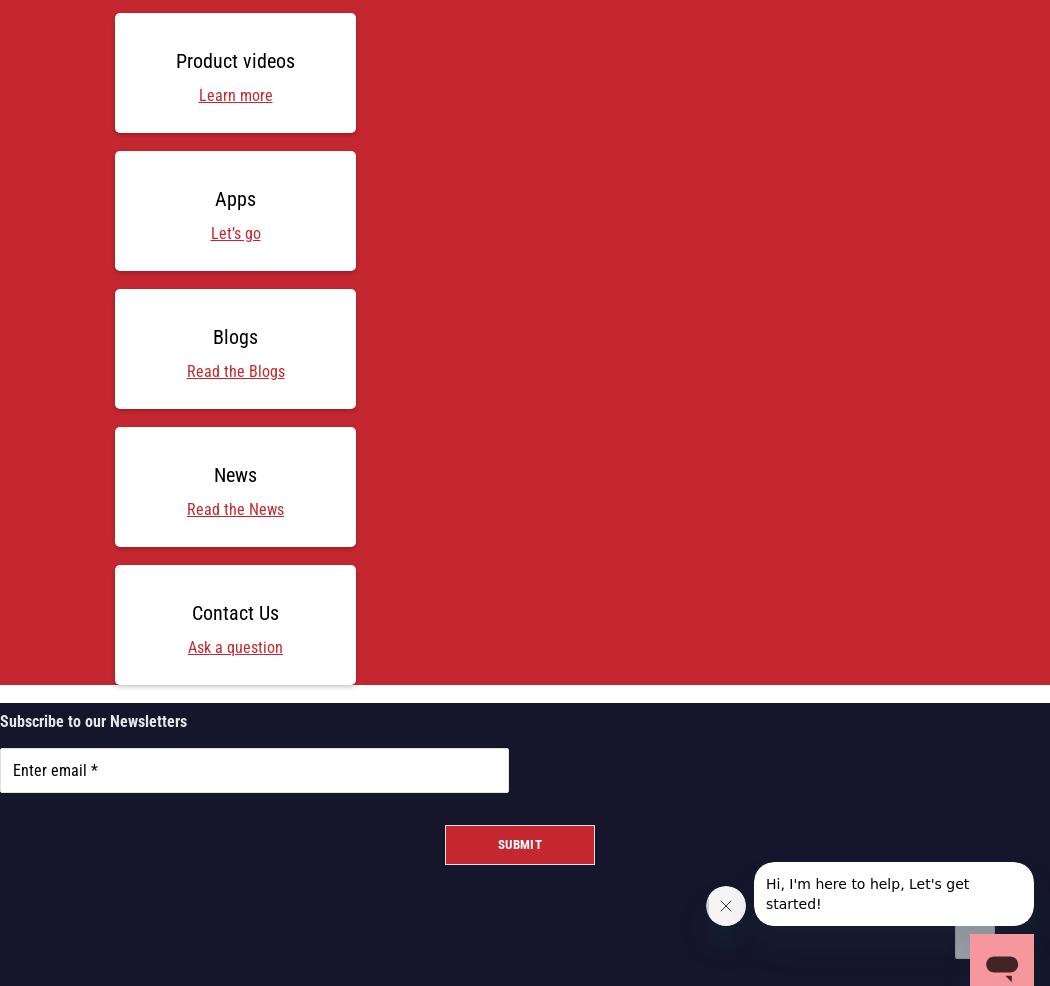  Describe the element at coordinates (235, 335) in the screenshot. I see `'Blogs'` at that location.